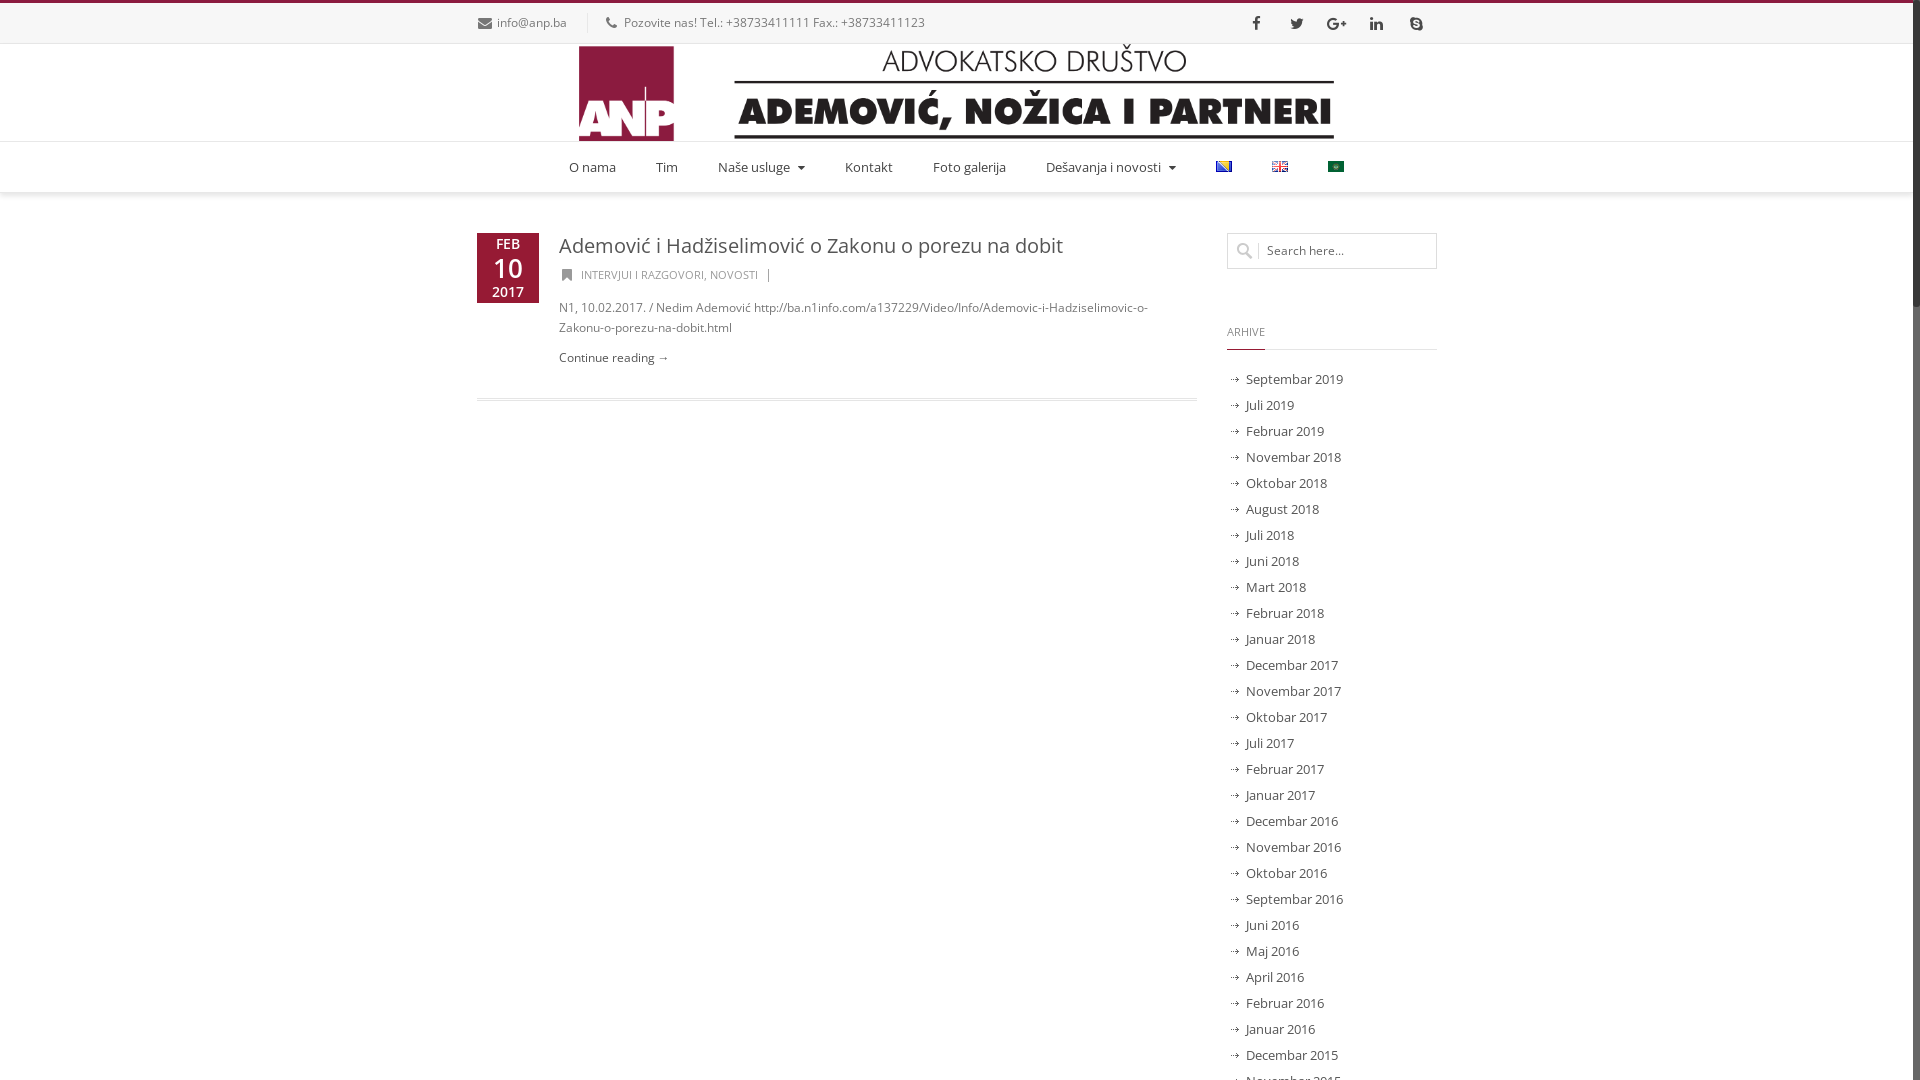  What do you see at coordinates (1286, 689) in the screenshot?
I see `'Novembar 2017'` at bounding box center [1286, 689].